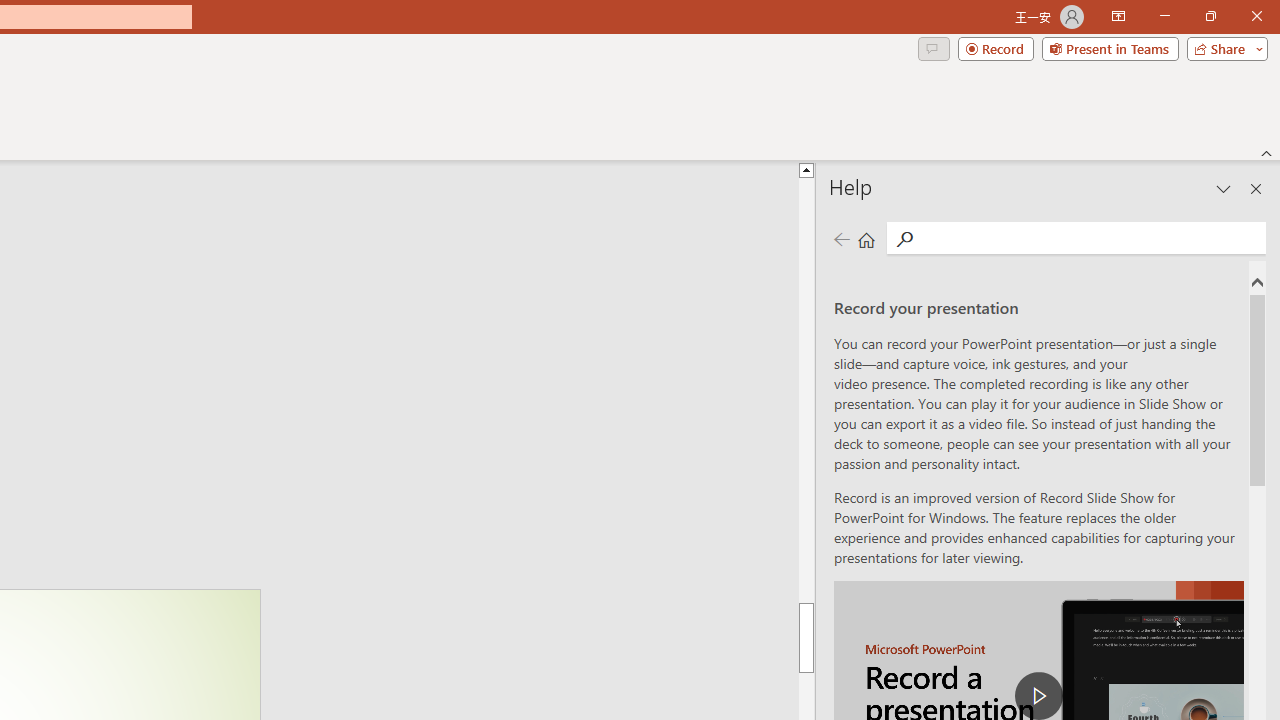 Image resolution: width=1280 pixels, height=720 pixels. Describe the element at coordinates (1088, 236) in the screenshot. I see `'Search'` at that location.